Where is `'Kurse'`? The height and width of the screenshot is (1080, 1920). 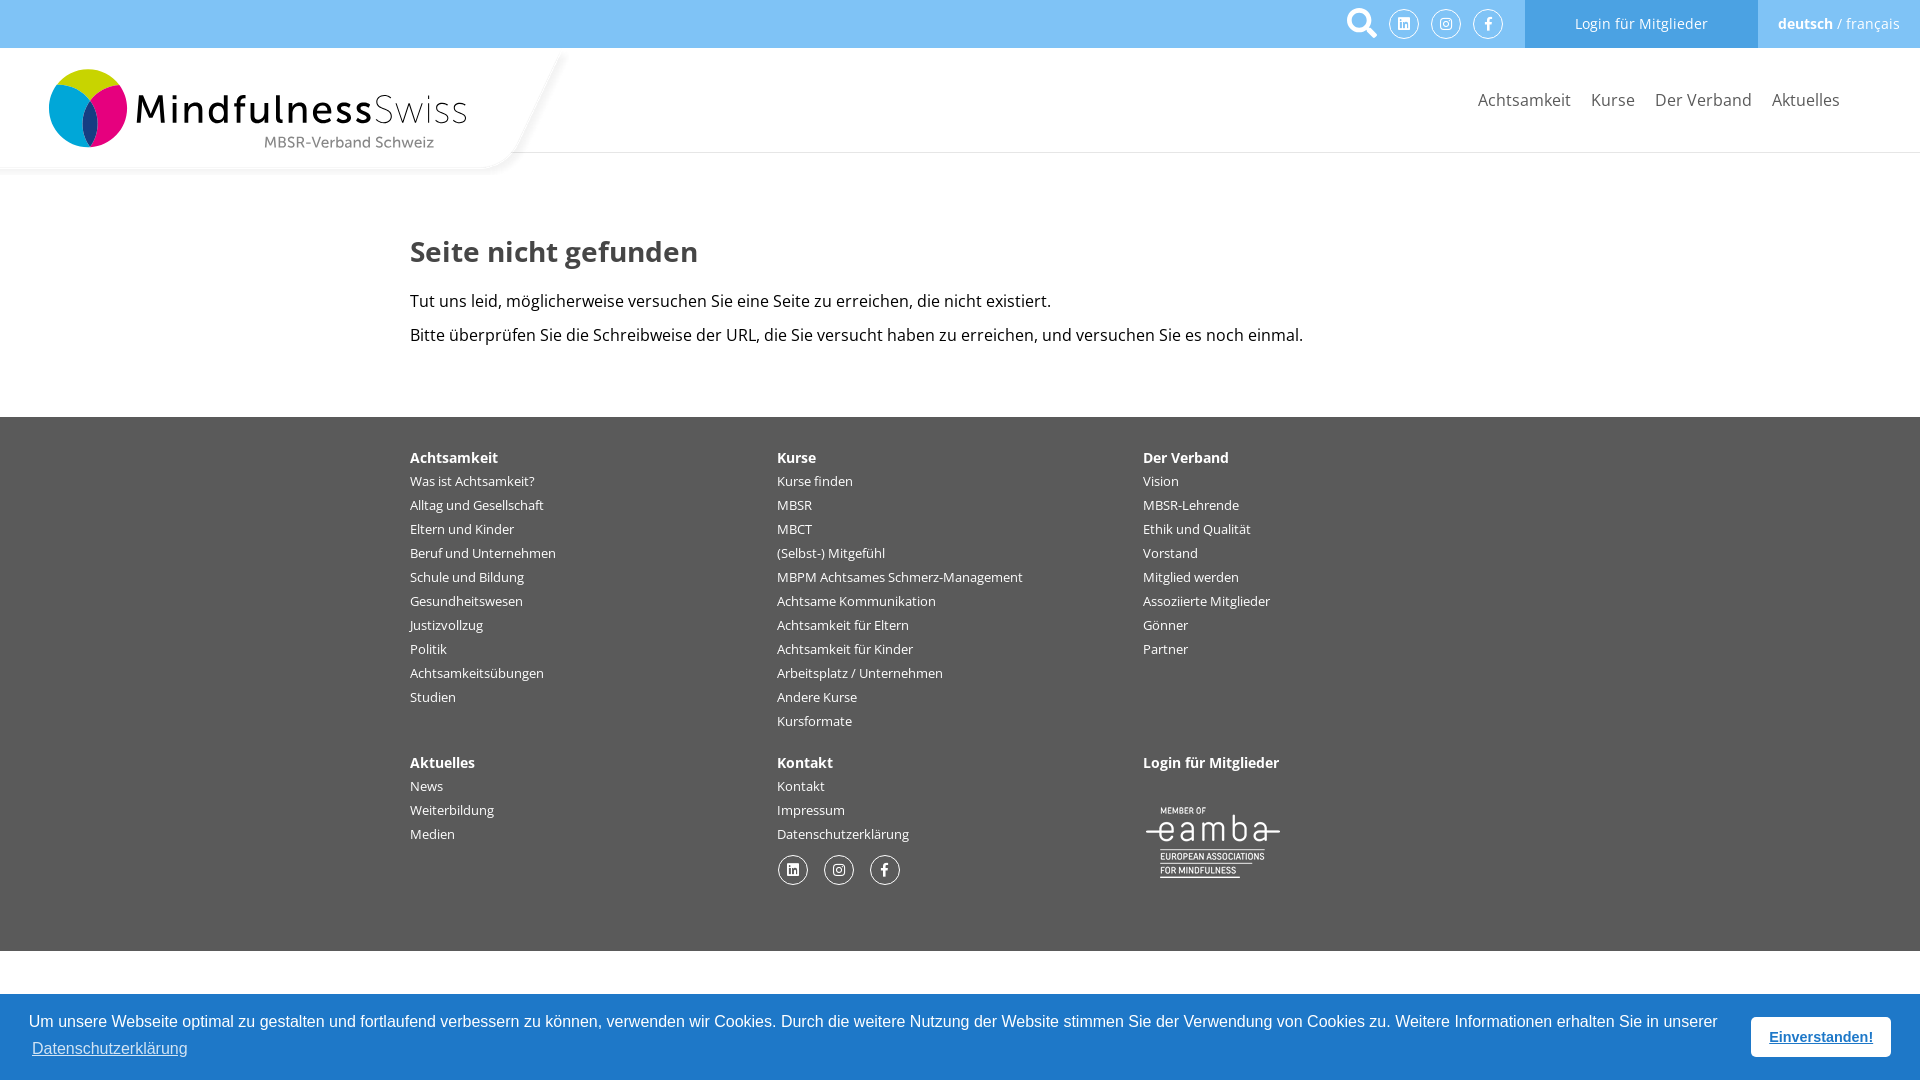 'Kurse' is located at coordinates (1612, 100).